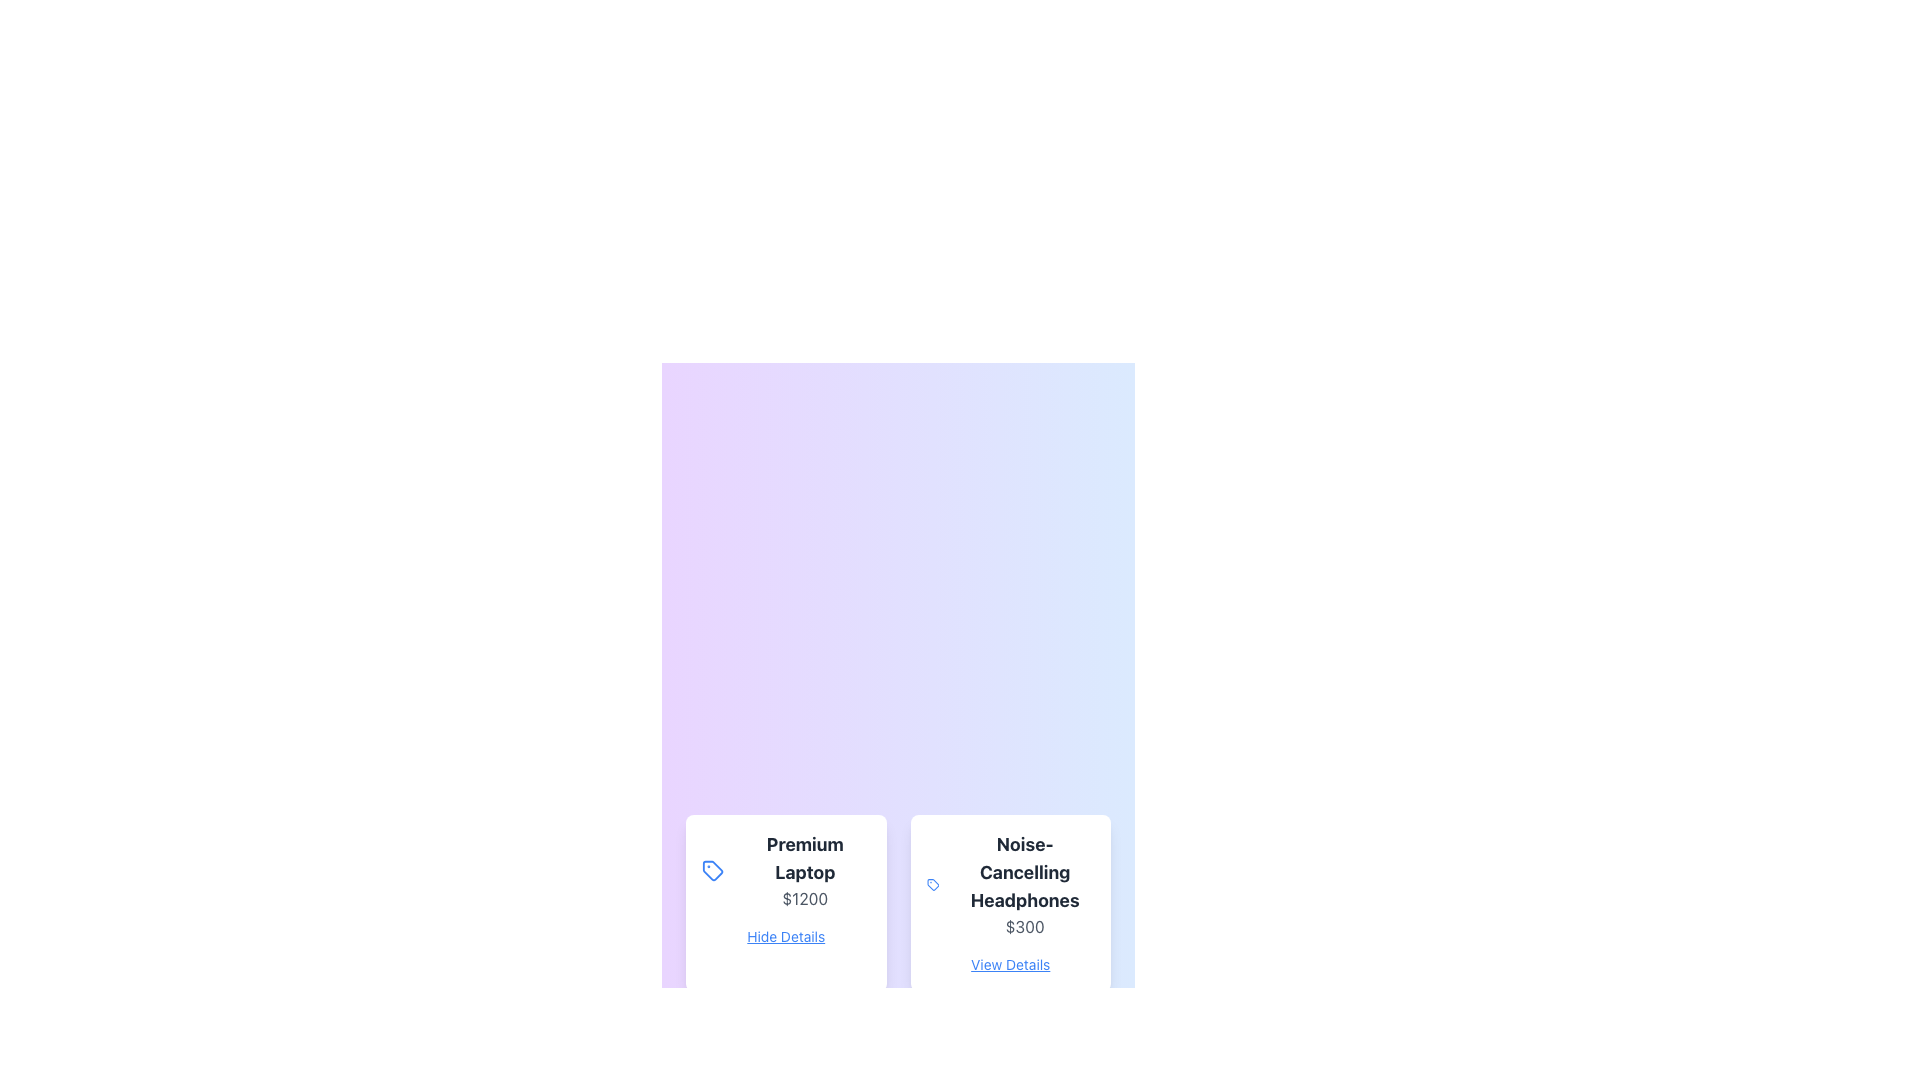 The height and width of the screenshot is (1080, 1920). What do you see at coordinates (805, 857) in the screenshot?
I see `the text label displaying 'Premium Laptop', which is styled with a bold, large font in dark gray color and located at the top of its card component` at bounding box center [805, 857].